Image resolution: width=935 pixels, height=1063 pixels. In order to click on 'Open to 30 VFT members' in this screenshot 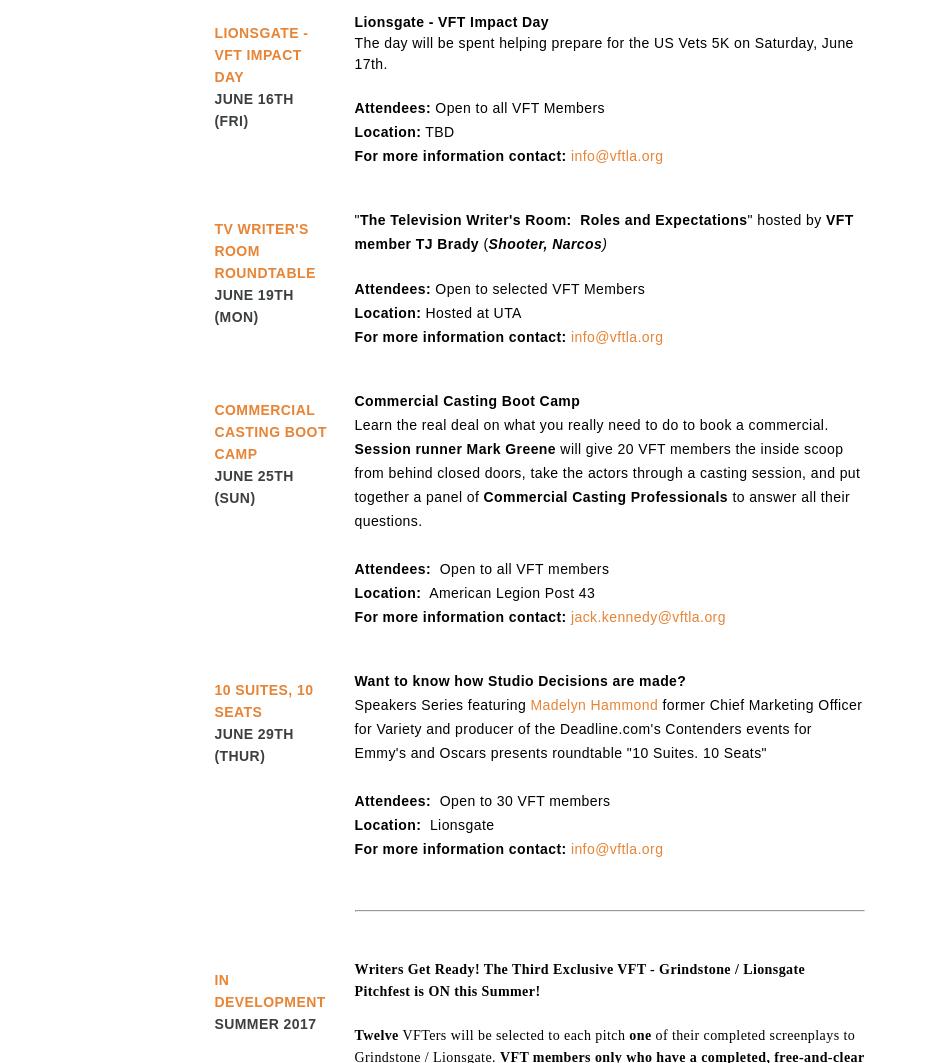, I will do `click(519, 799)`.